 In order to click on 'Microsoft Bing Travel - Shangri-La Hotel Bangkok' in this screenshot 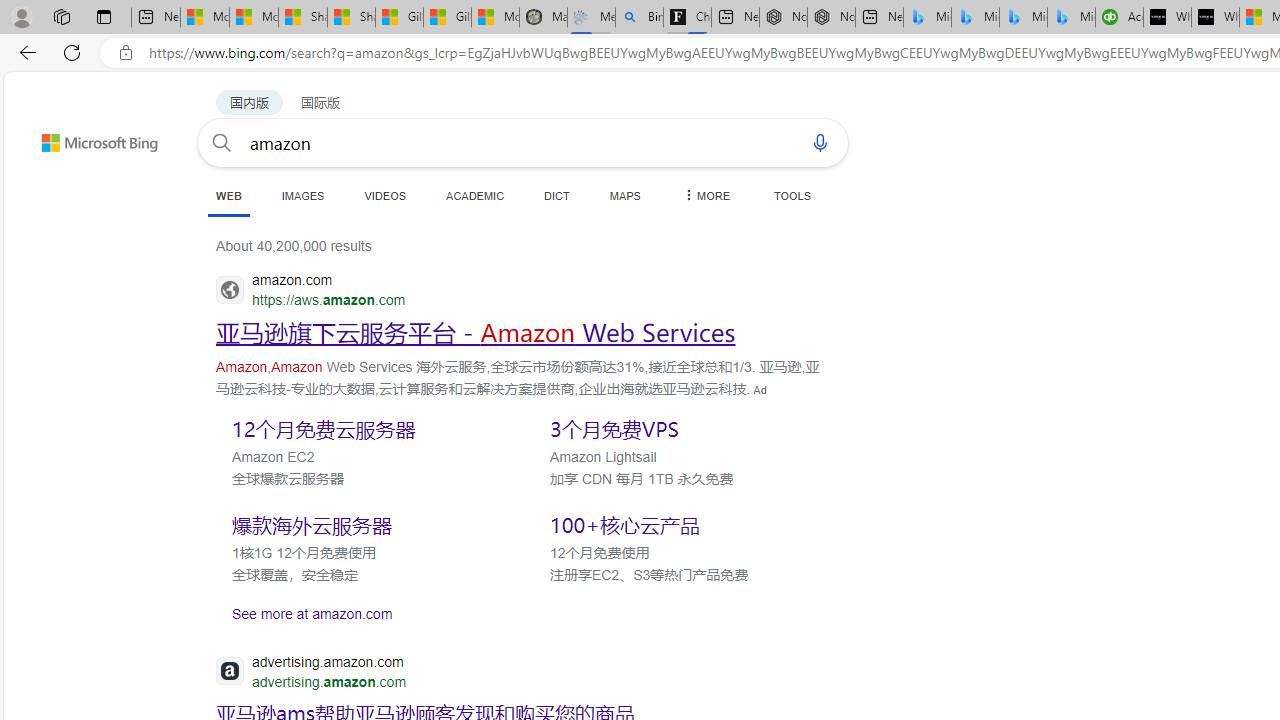, I will do `click(1070, 17)`.